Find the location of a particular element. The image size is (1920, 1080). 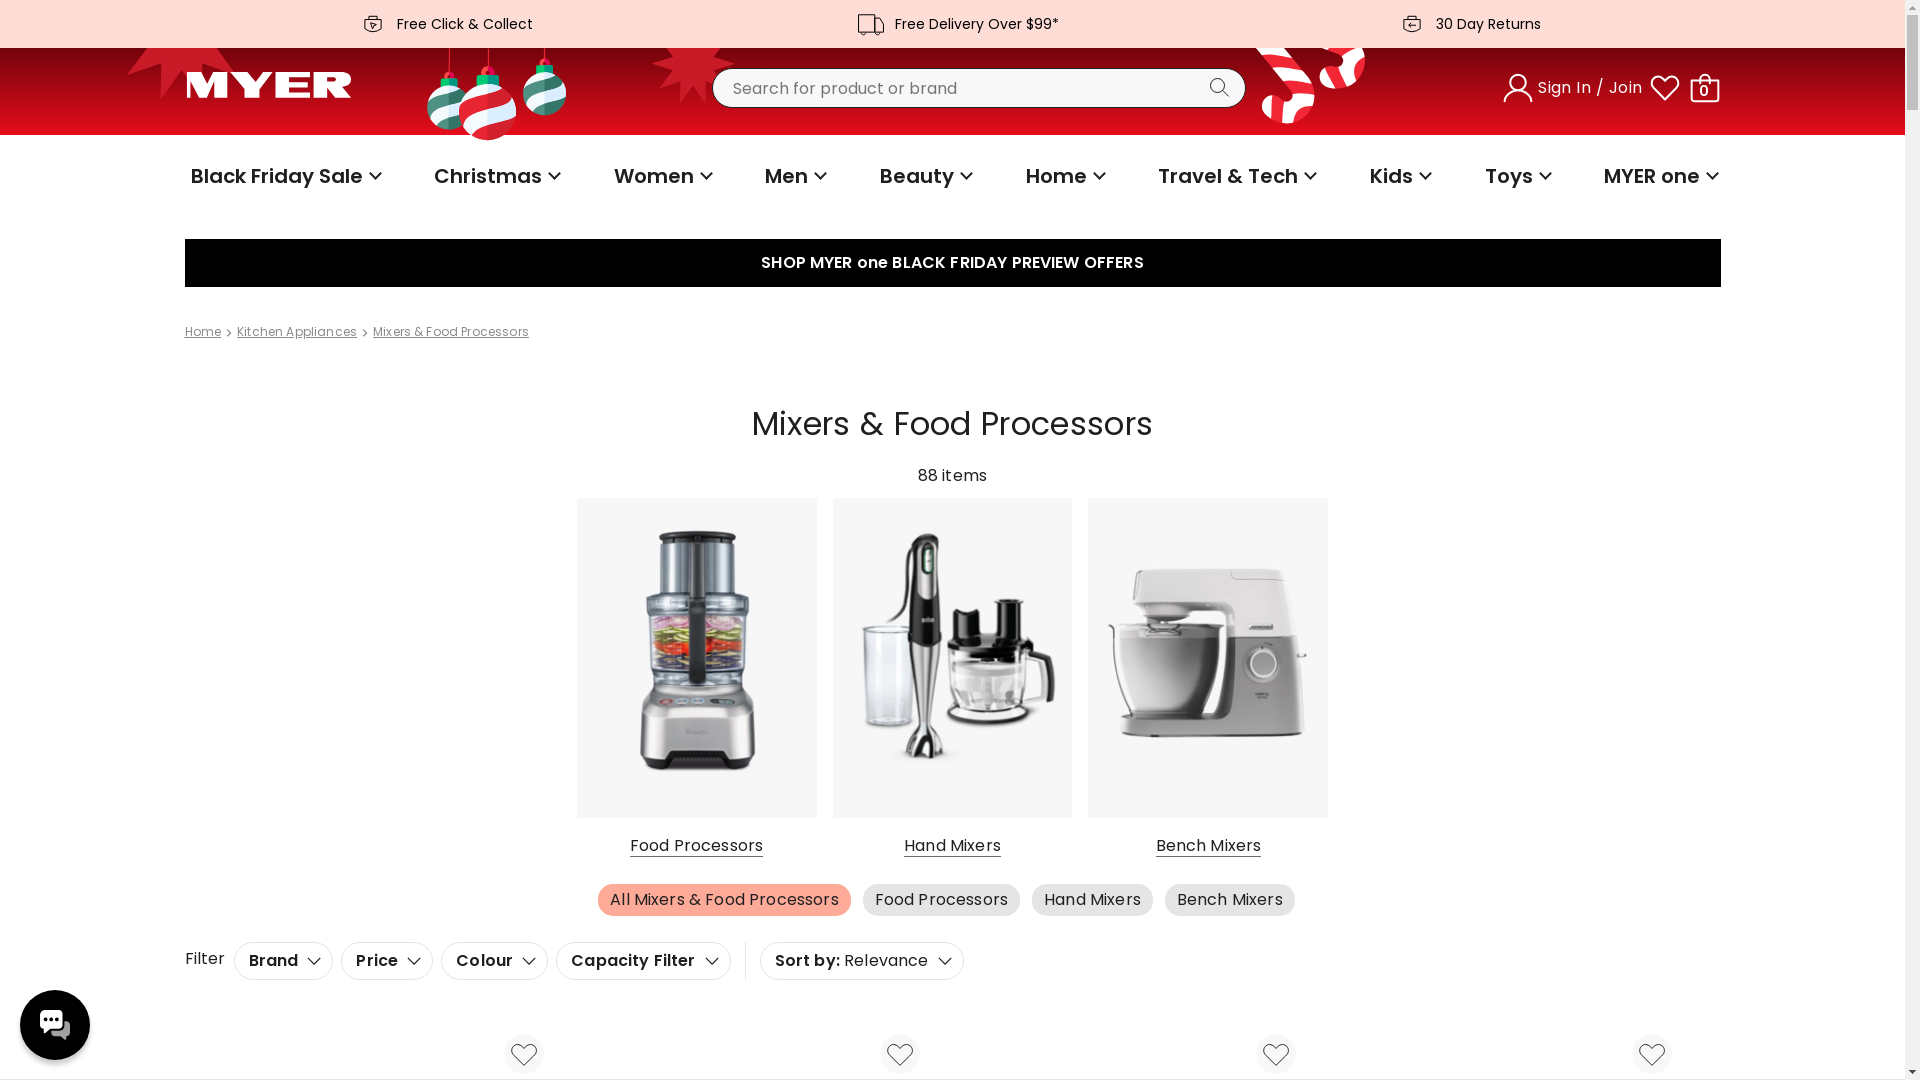

'Kids' is located at coordinates (1362, 175).